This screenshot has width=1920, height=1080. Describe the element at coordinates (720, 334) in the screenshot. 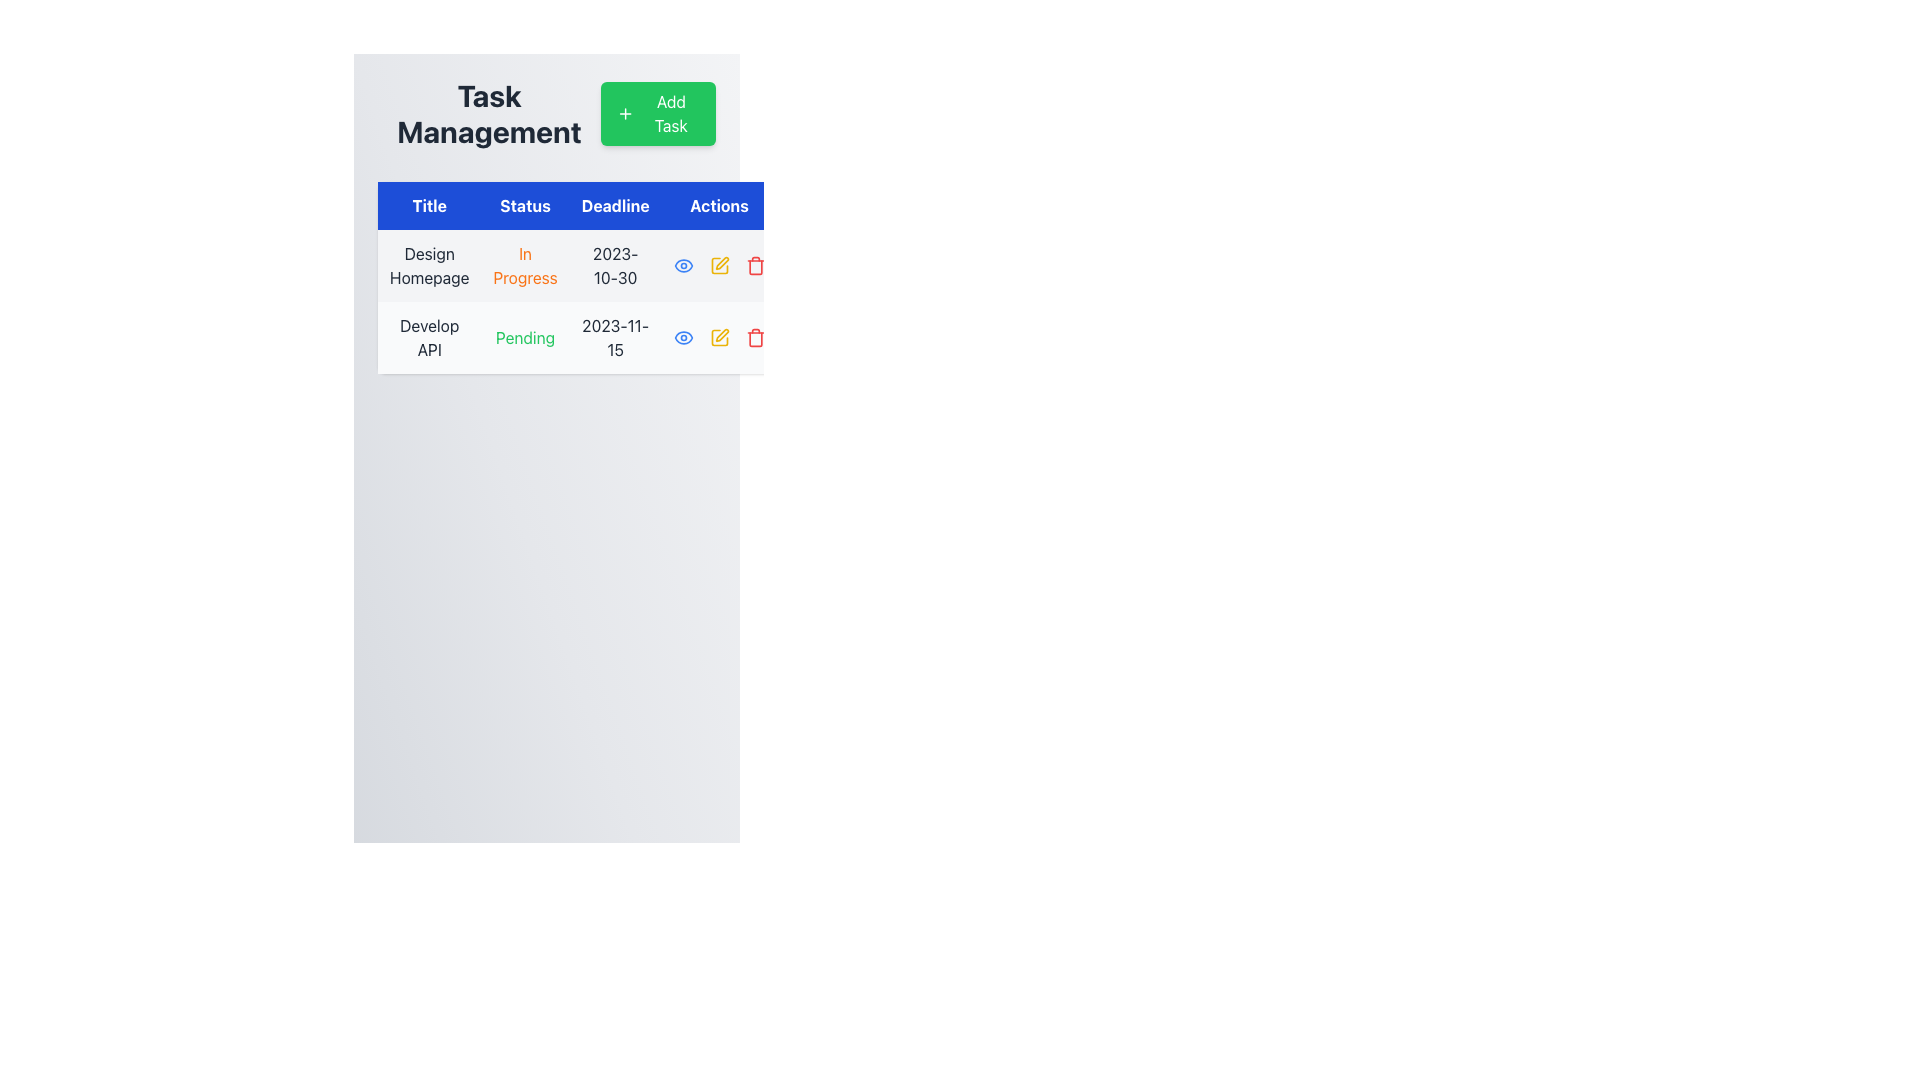

I see `the pen icon in the second row of the 'Actions' column` at that location.